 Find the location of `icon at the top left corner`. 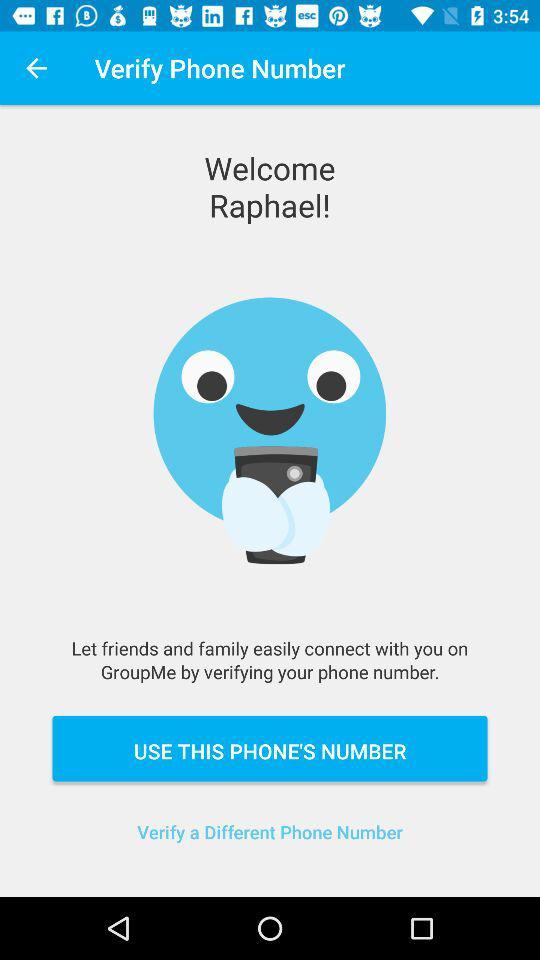

icon at the top left corner is located at coordinates (36, 68).